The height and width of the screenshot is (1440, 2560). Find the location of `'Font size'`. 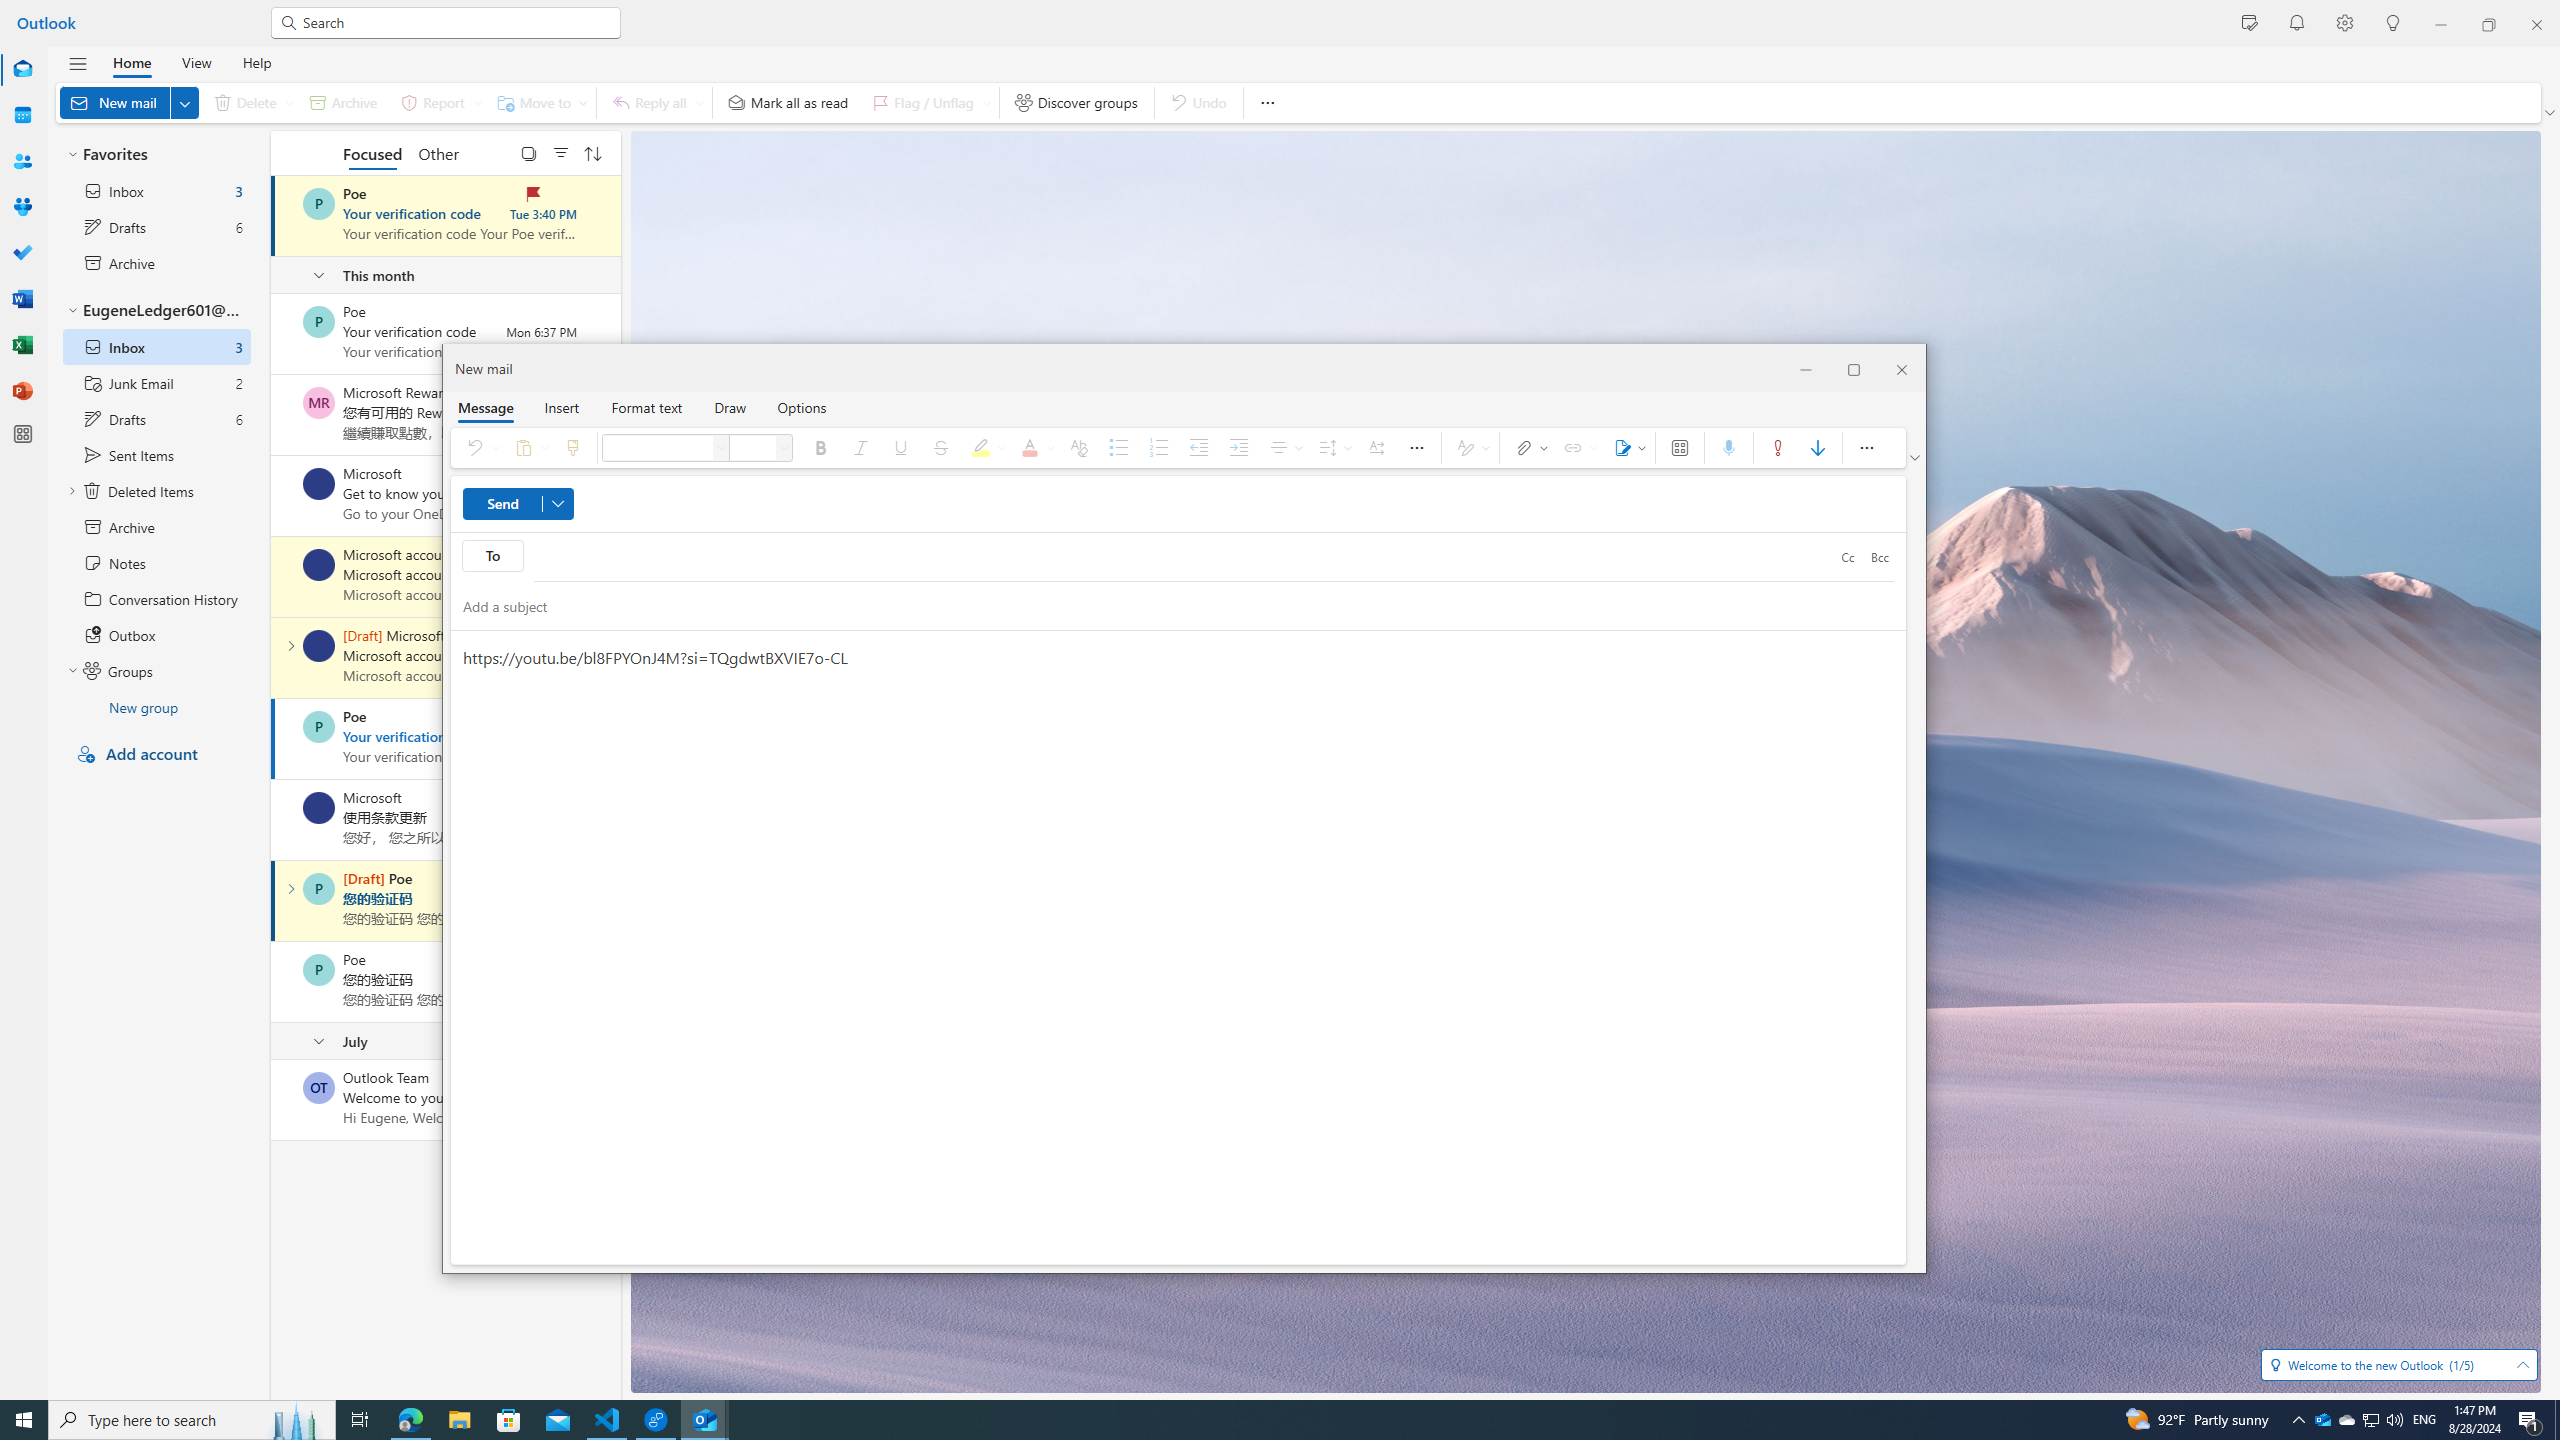

'Font size' is located at coordinates (784, 447).